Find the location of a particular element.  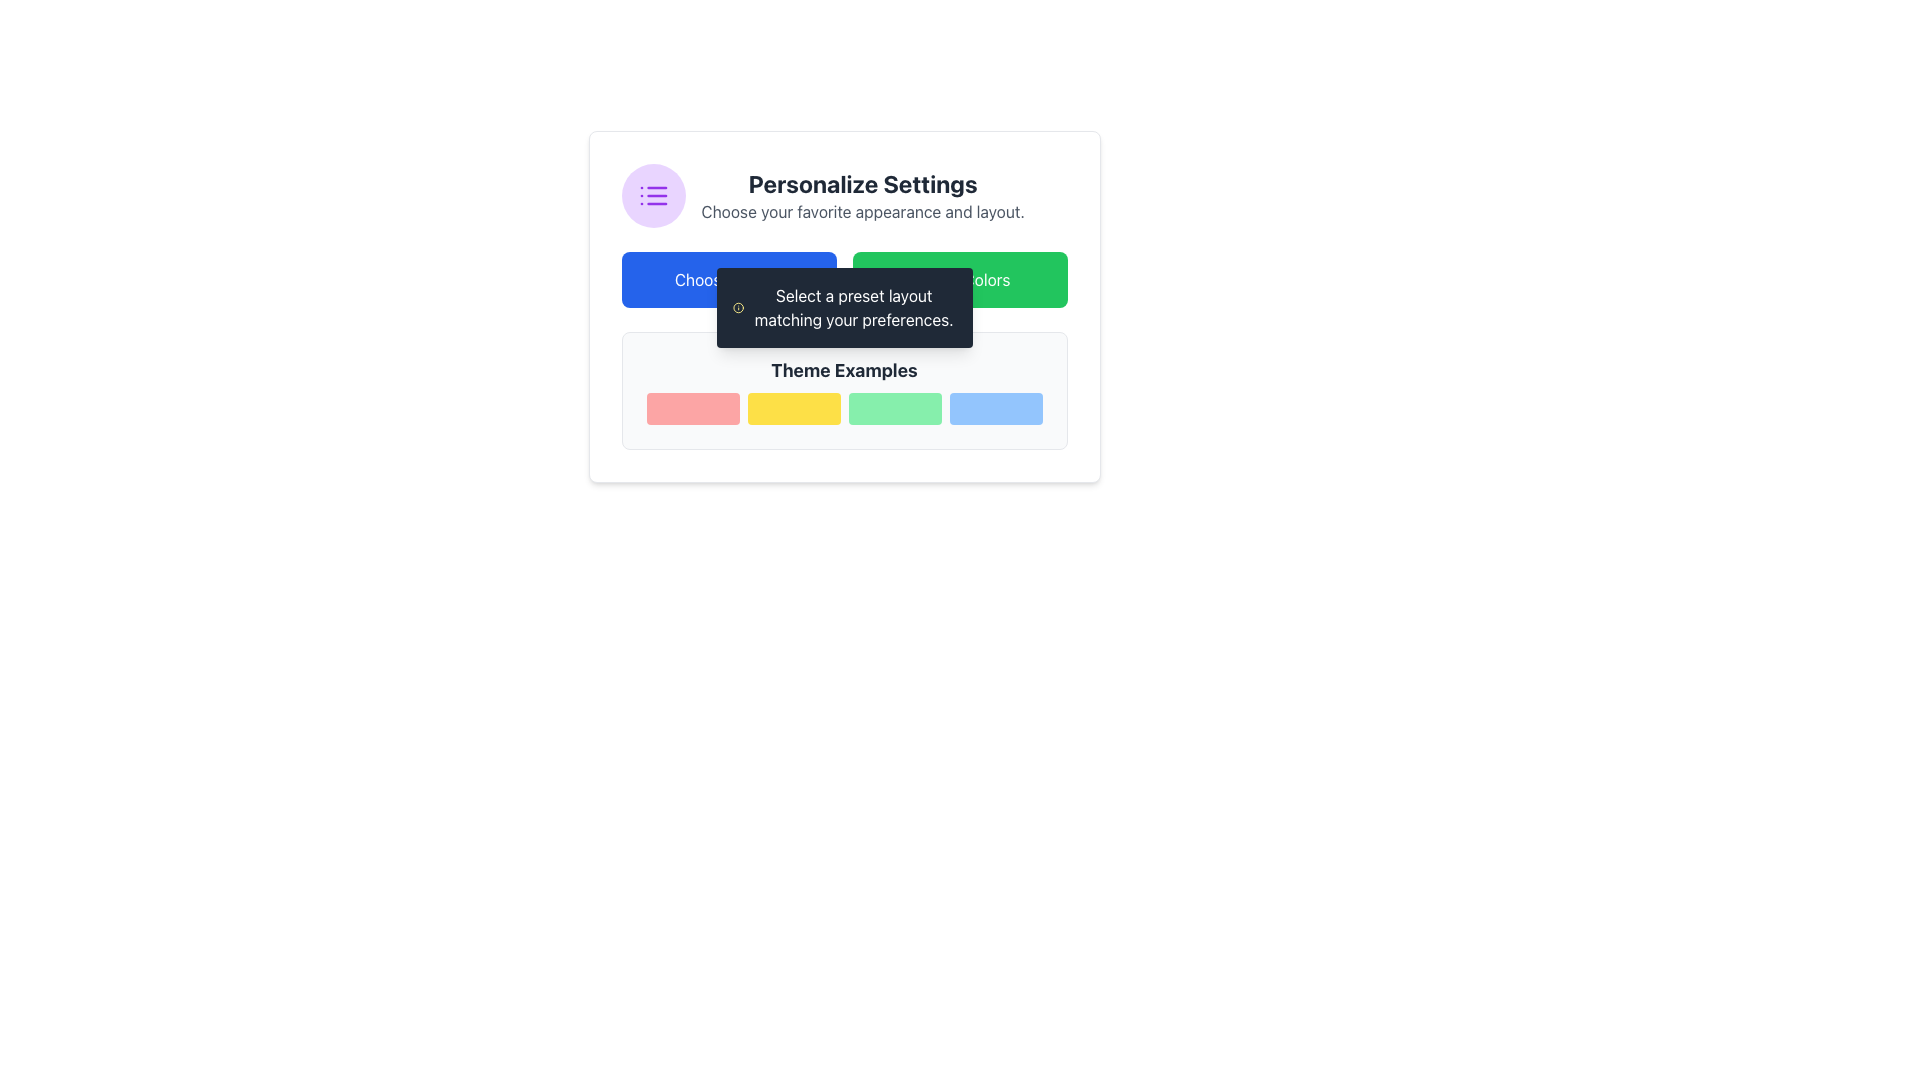

the yellow rectangular block with rounded corners located under 'Theme Examples', which is the second block from the left in a grid layout is located at coordinates (792, 407).